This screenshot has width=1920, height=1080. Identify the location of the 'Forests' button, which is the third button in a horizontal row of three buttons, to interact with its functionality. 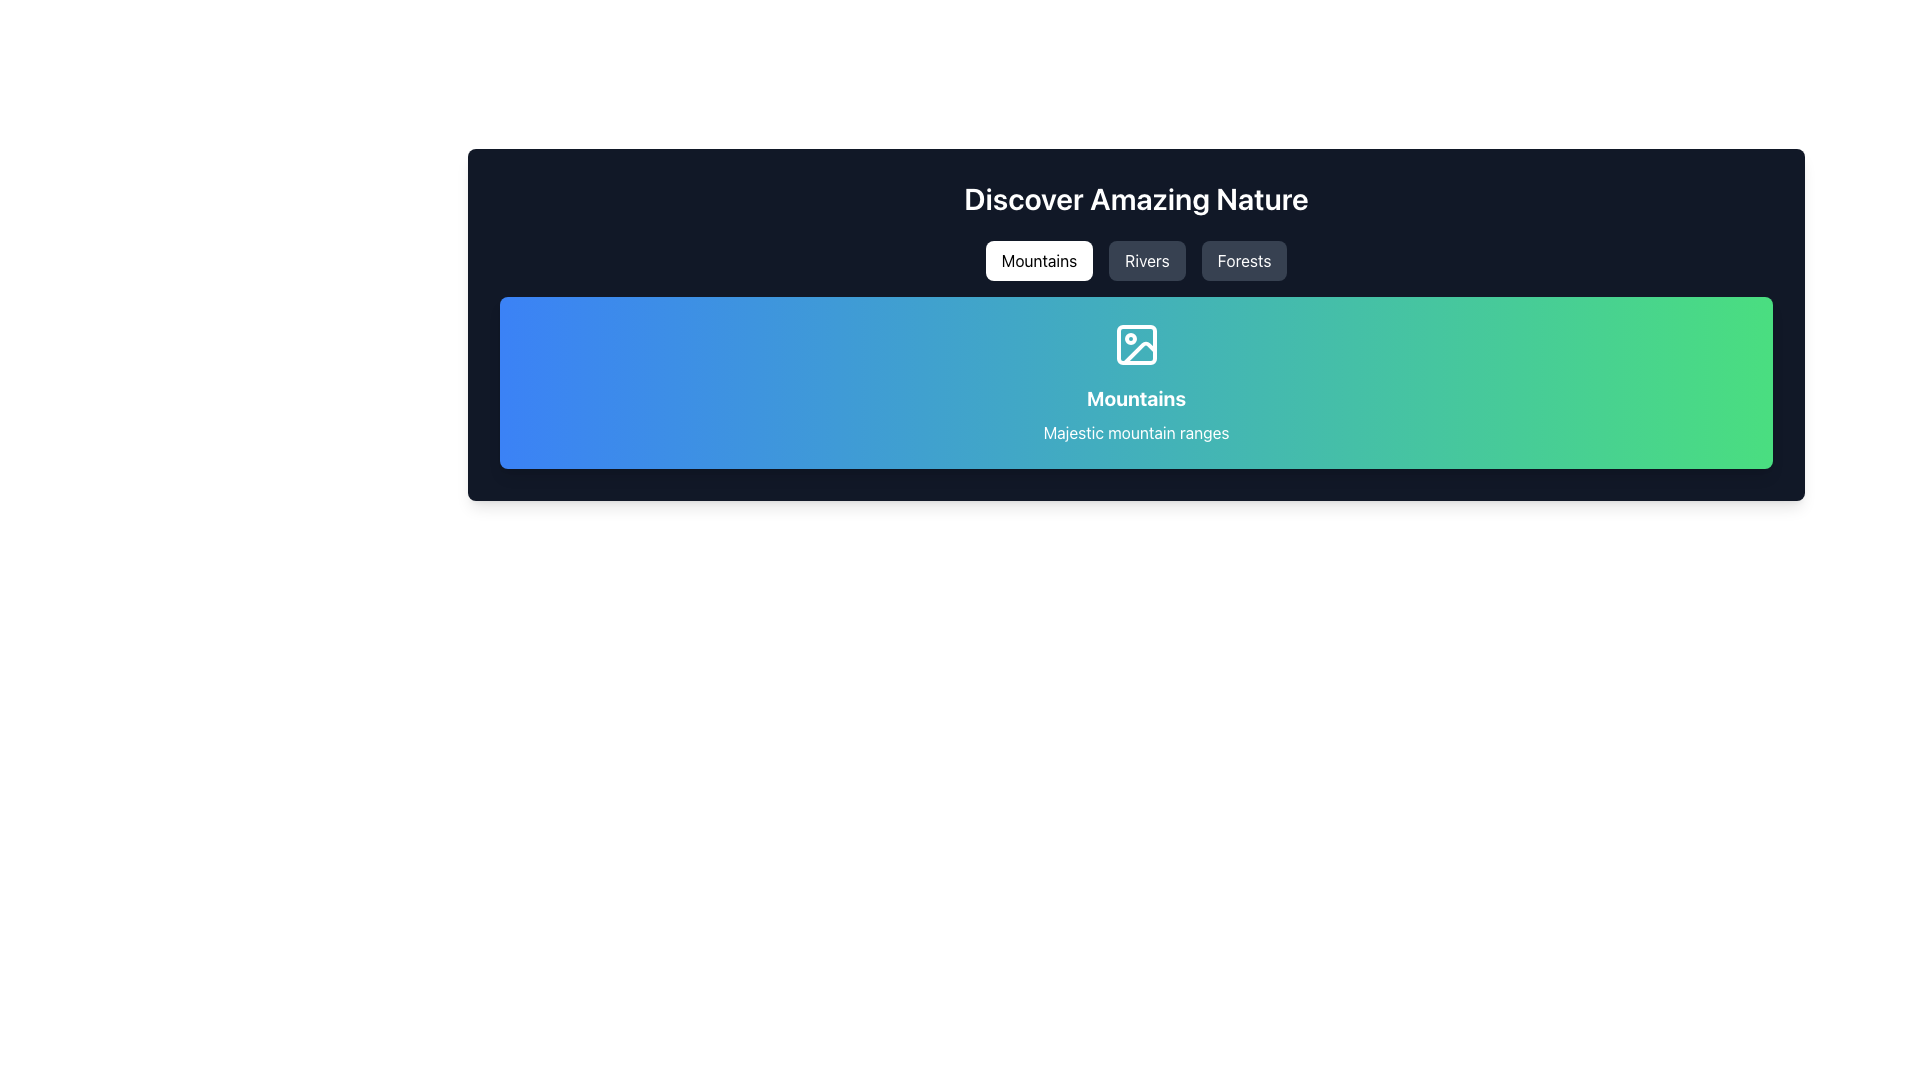
(1243, 260).